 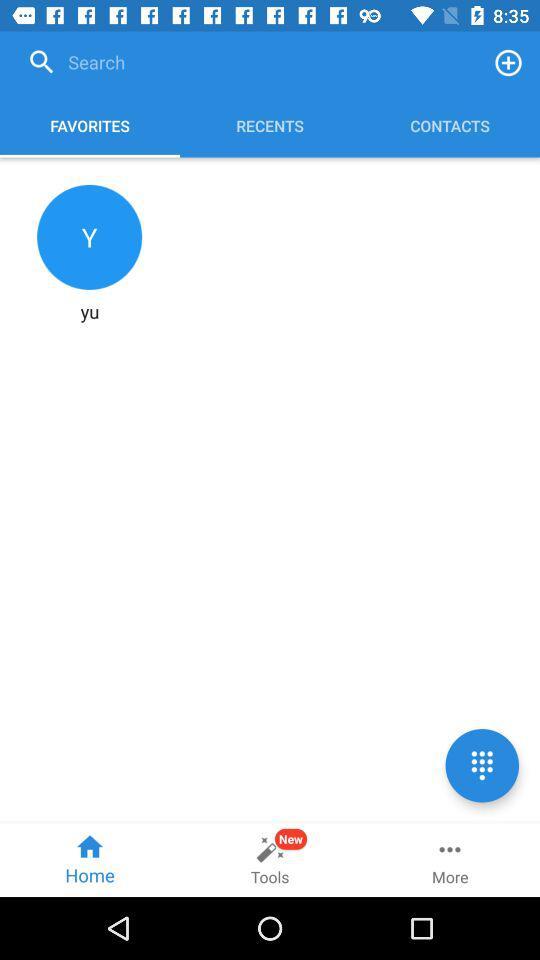 I want to click on open keypad, so click(x=481, y=764).